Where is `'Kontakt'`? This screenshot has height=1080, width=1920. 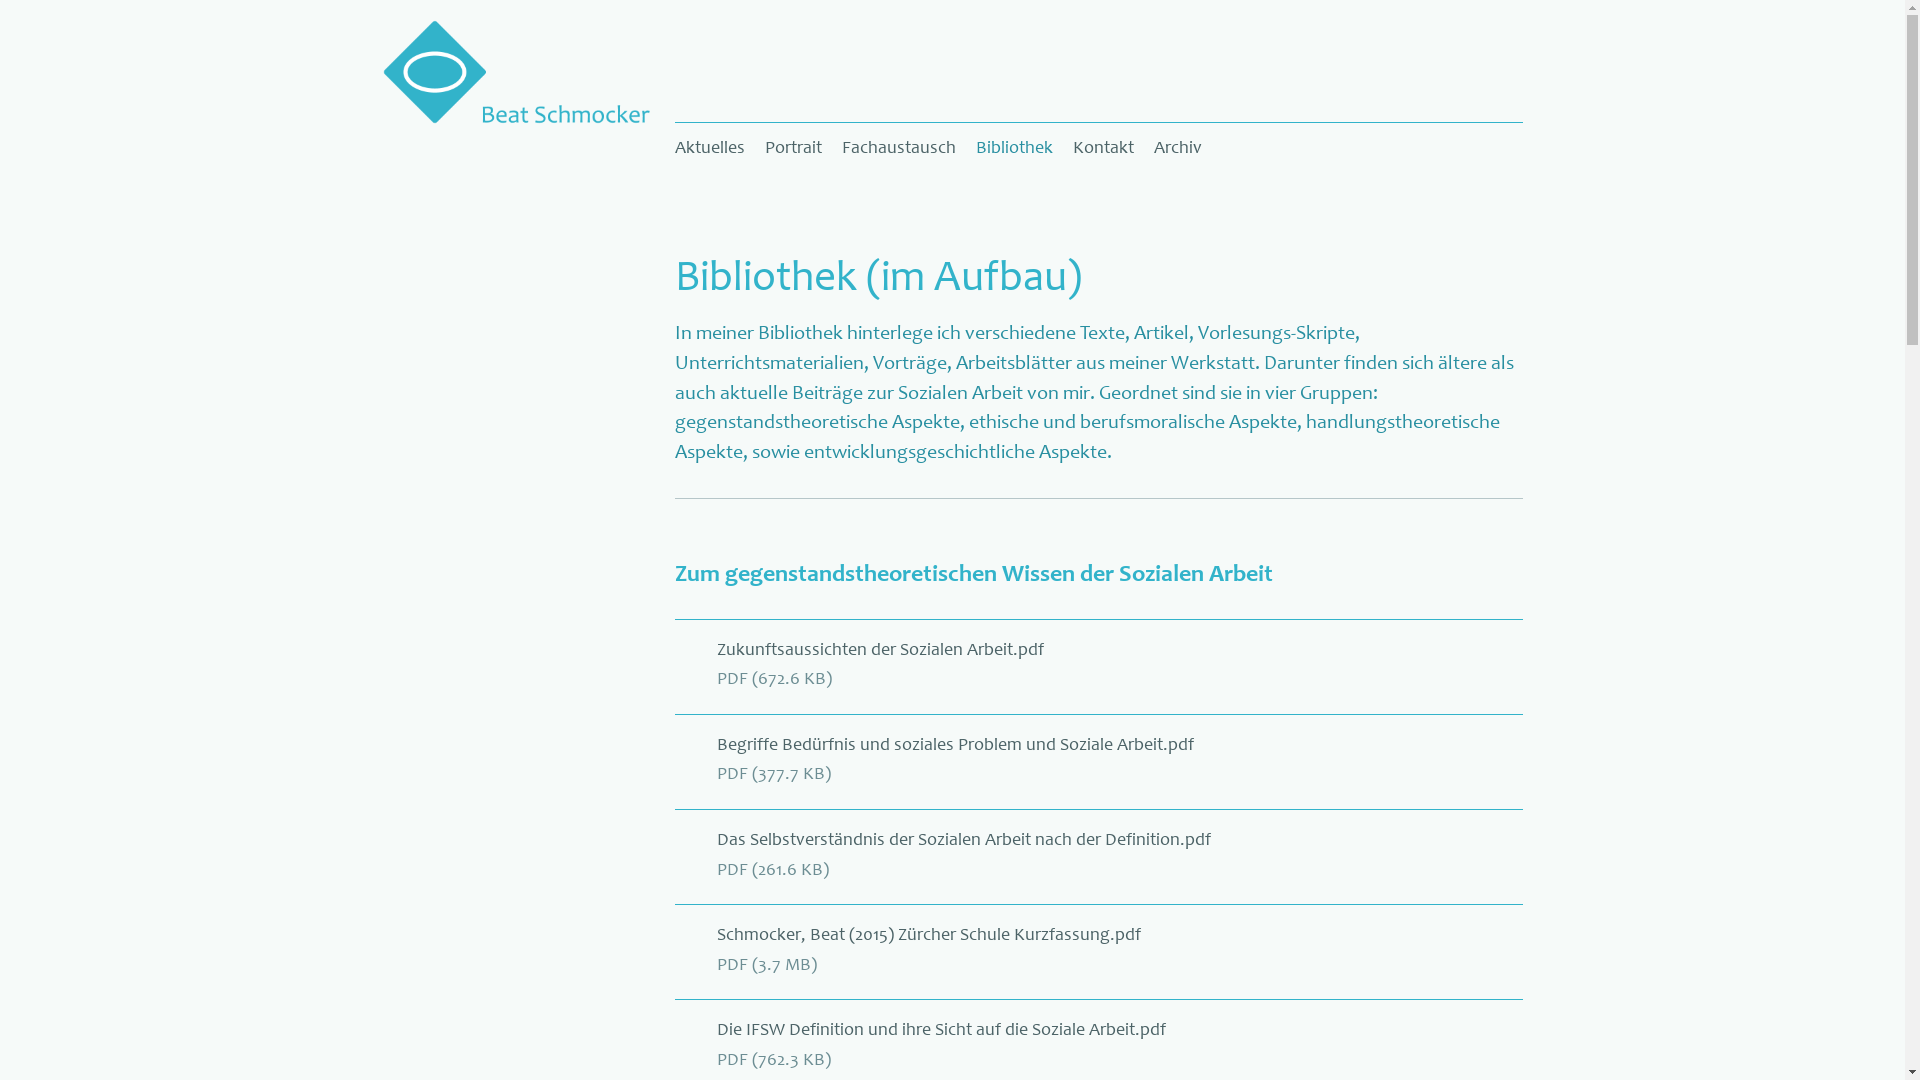
'Kontakt' is located at coordinates (1102, 146).